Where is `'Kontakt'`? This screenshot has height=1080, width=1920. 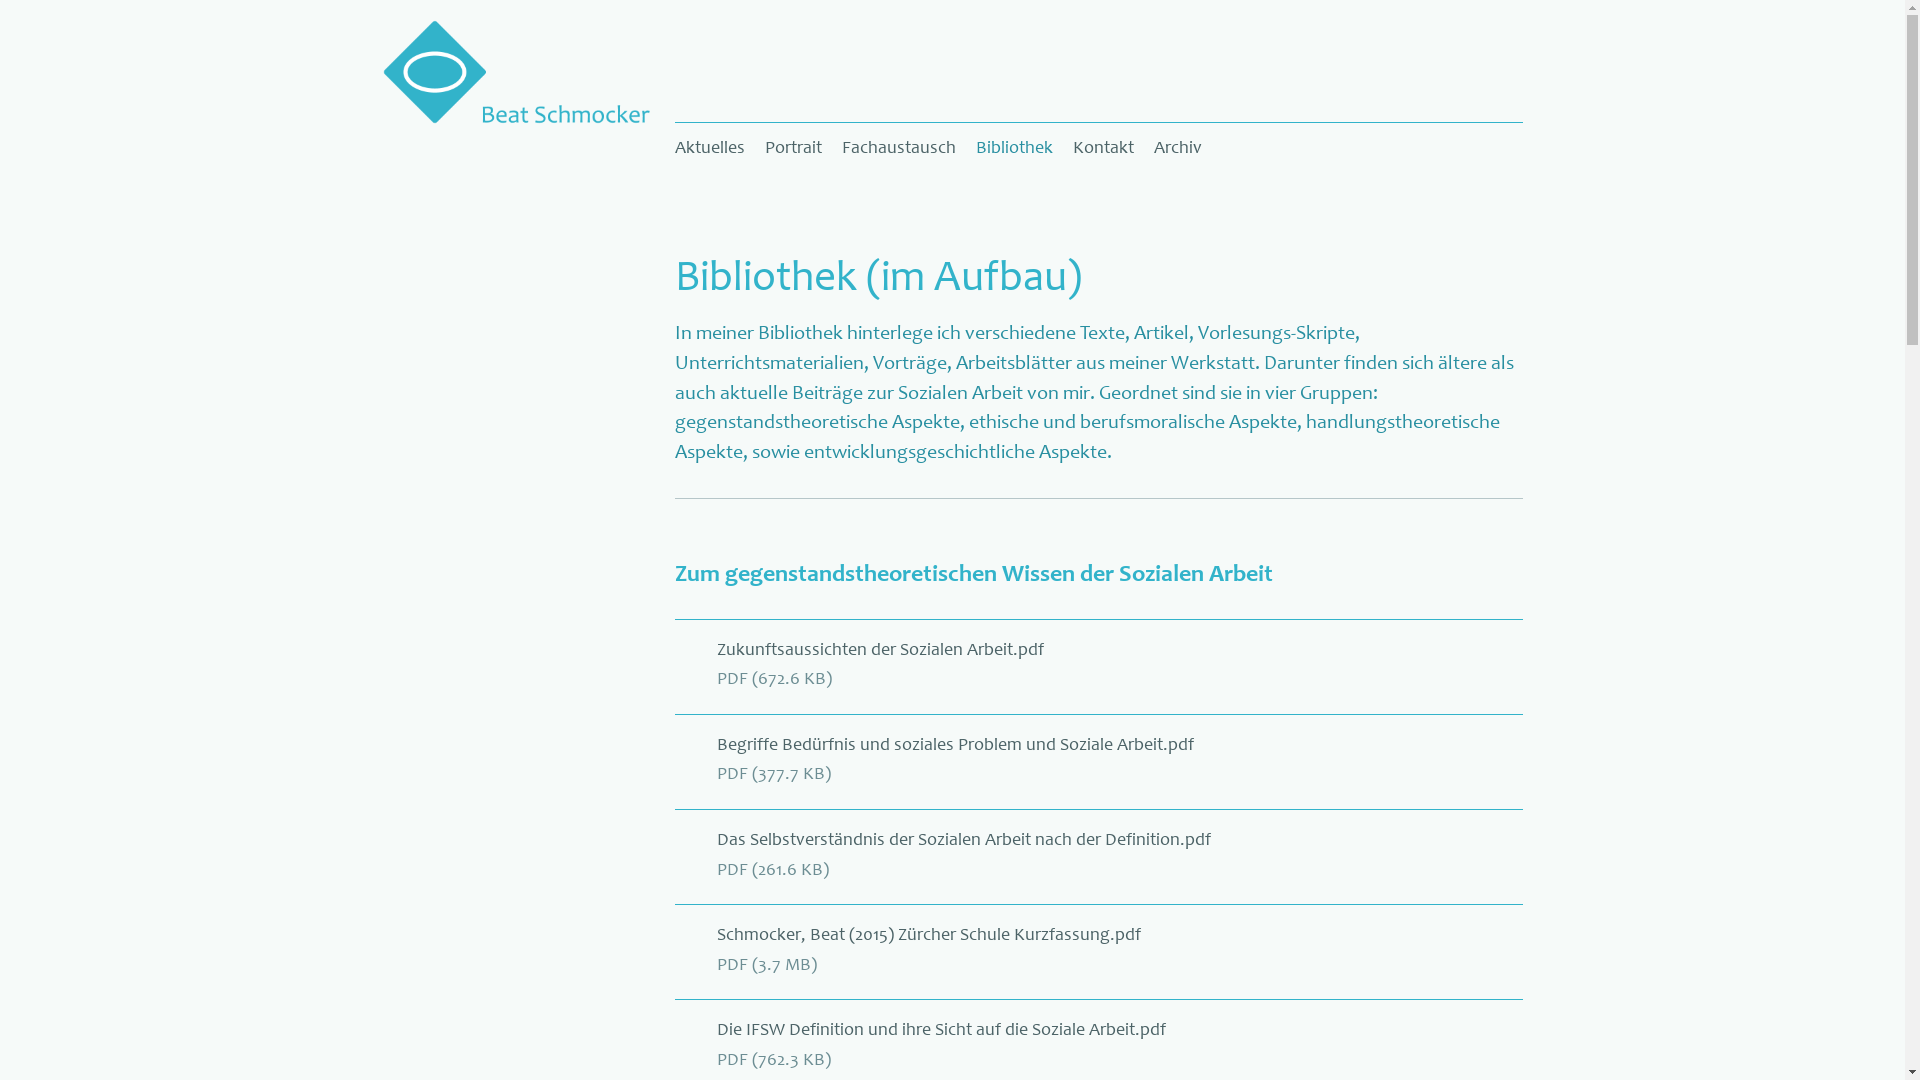
'Kontakt' is located at coordinates (1102, 146).